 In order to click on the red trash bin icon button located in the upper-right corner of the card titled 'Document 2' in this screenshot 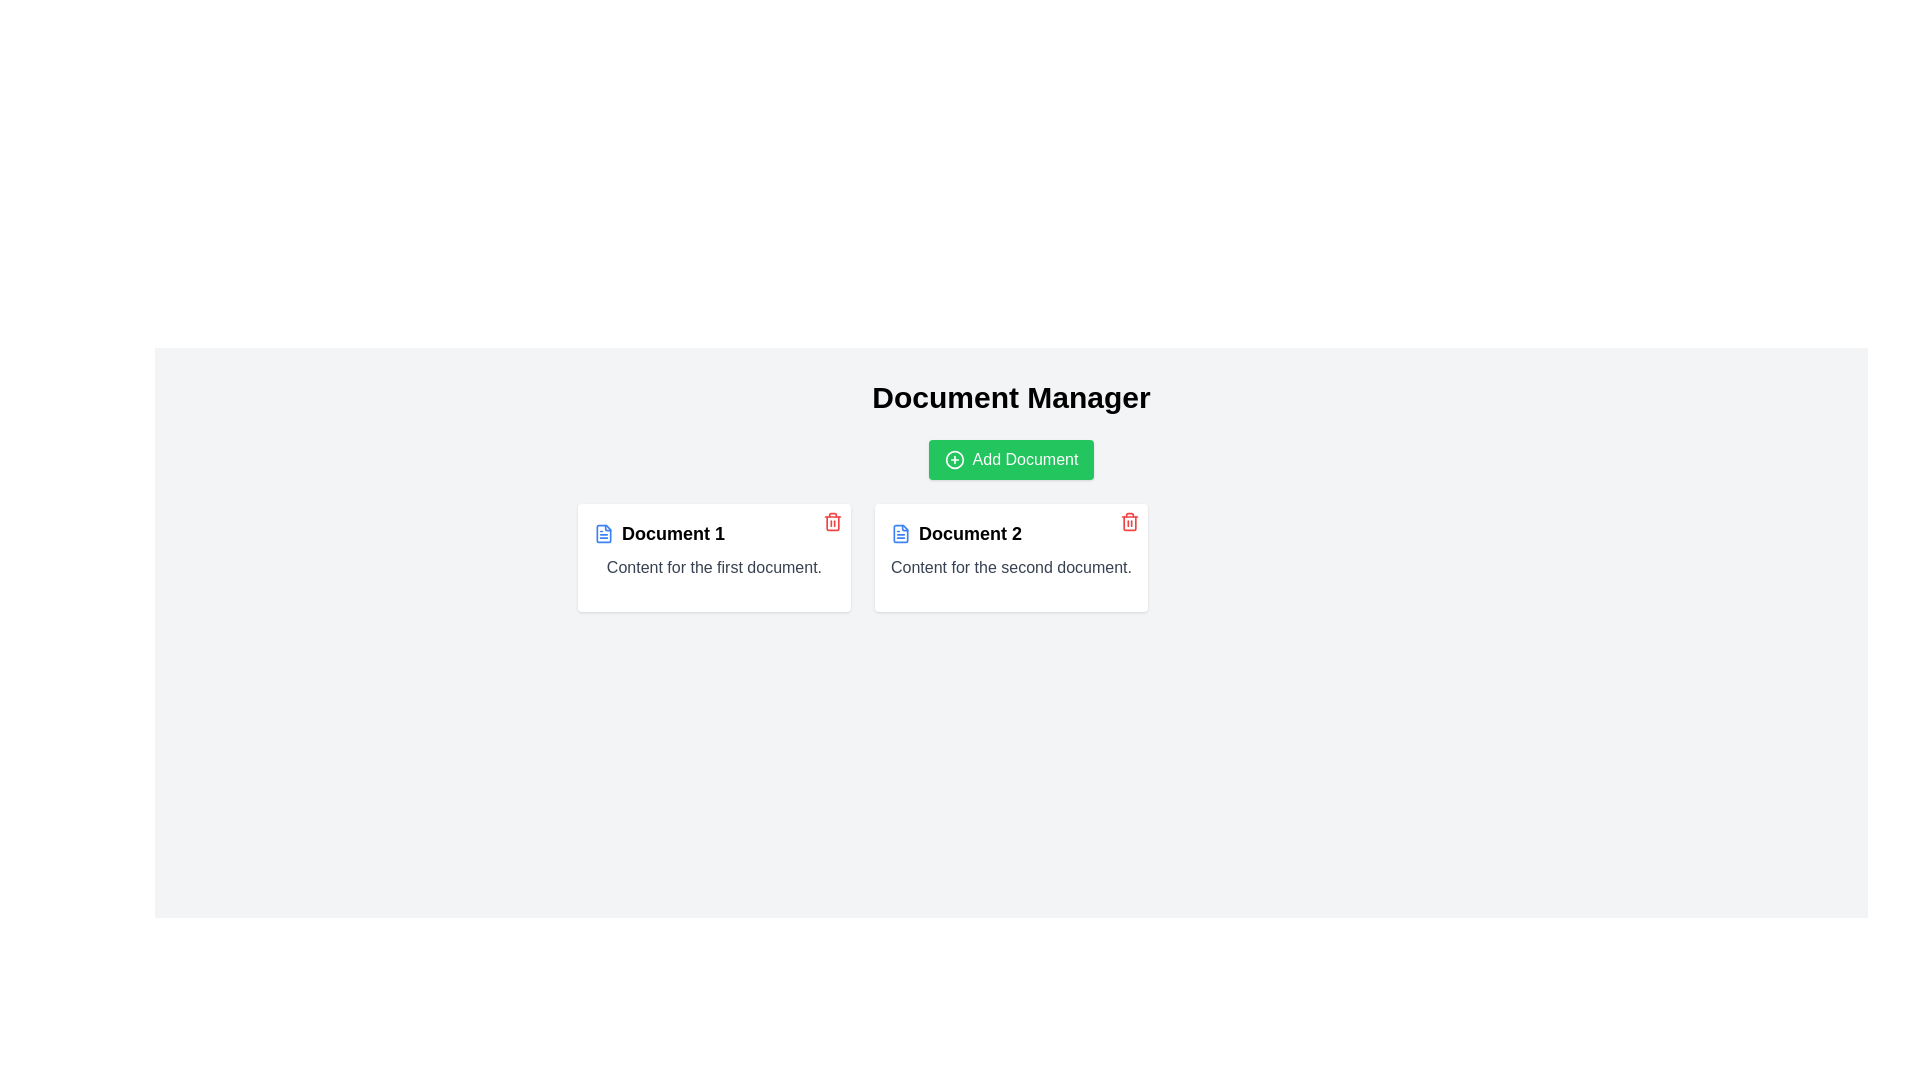, I will do `click(1130, 520)`.